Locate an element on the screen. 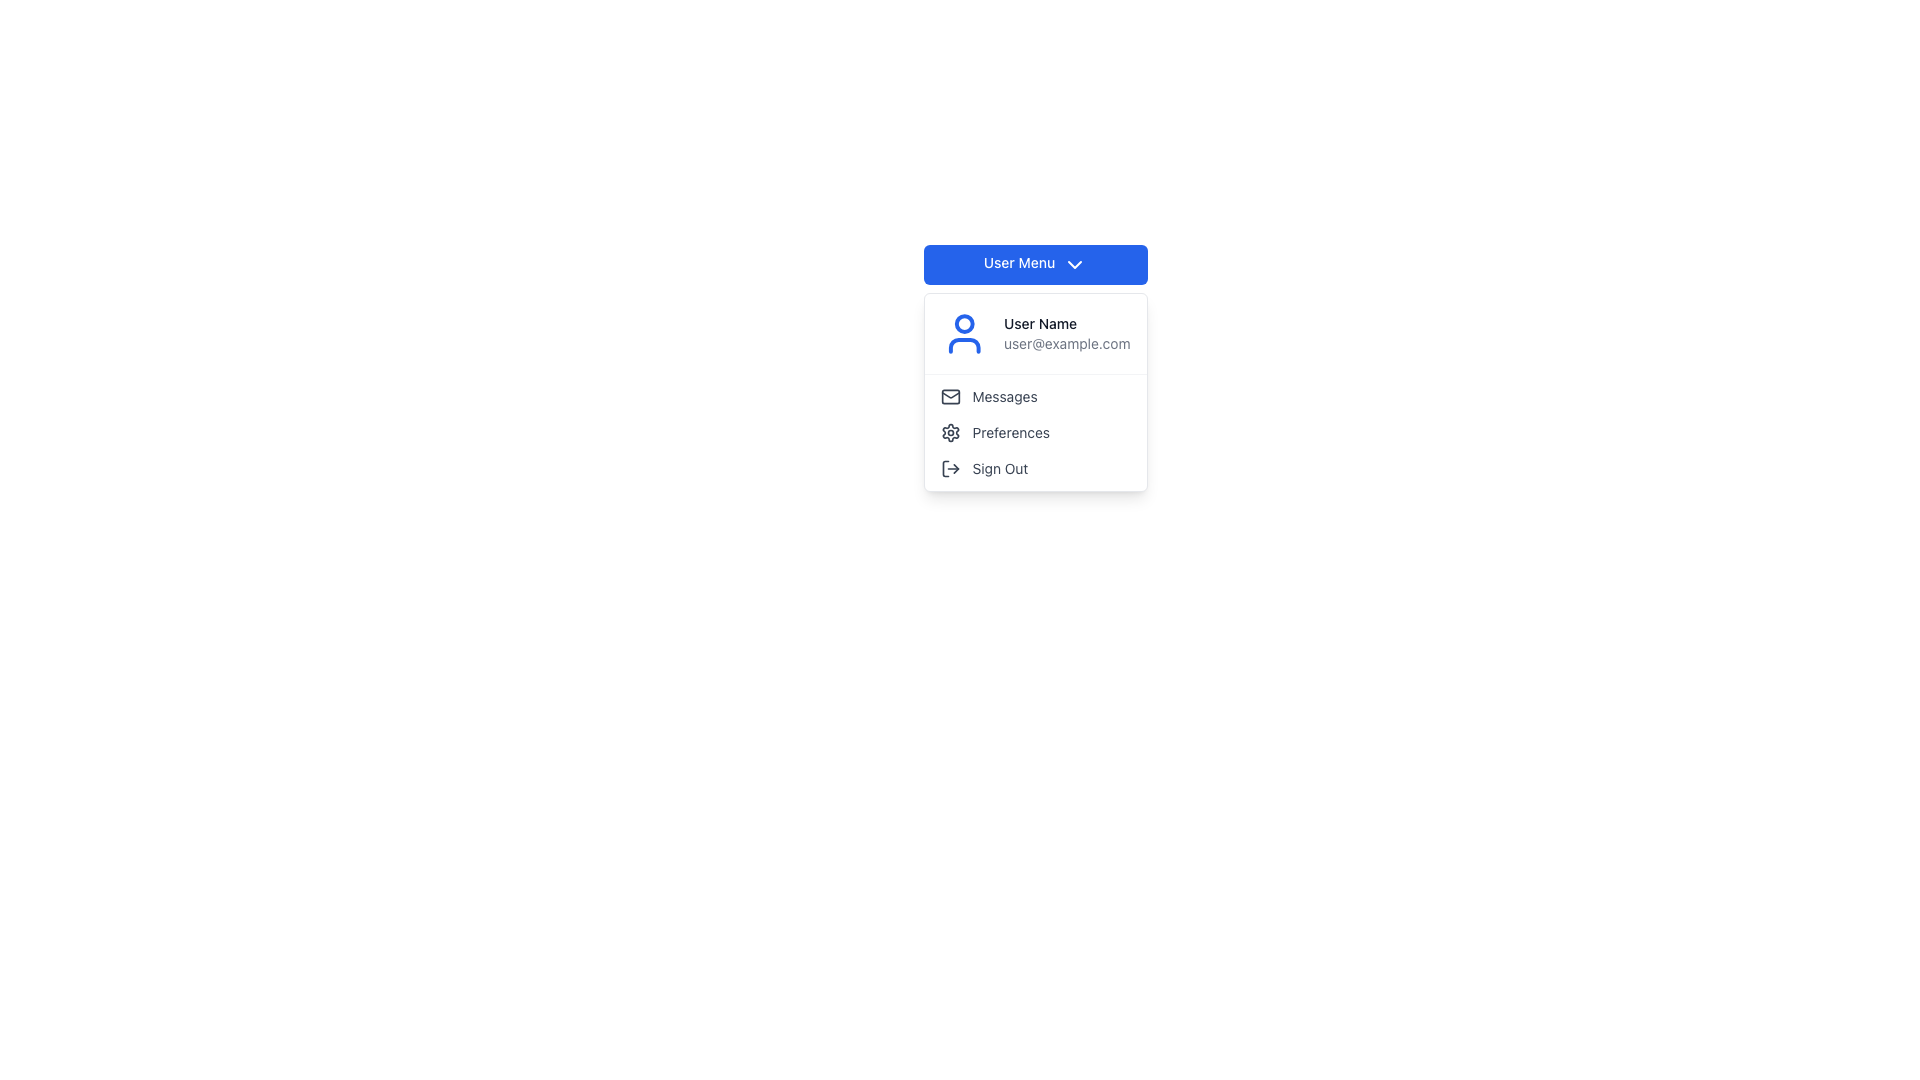  the user information text label displaying the user's name and email address located in the dropdown panel under the 'User Menu' button is located at coordinates (1066, 333).